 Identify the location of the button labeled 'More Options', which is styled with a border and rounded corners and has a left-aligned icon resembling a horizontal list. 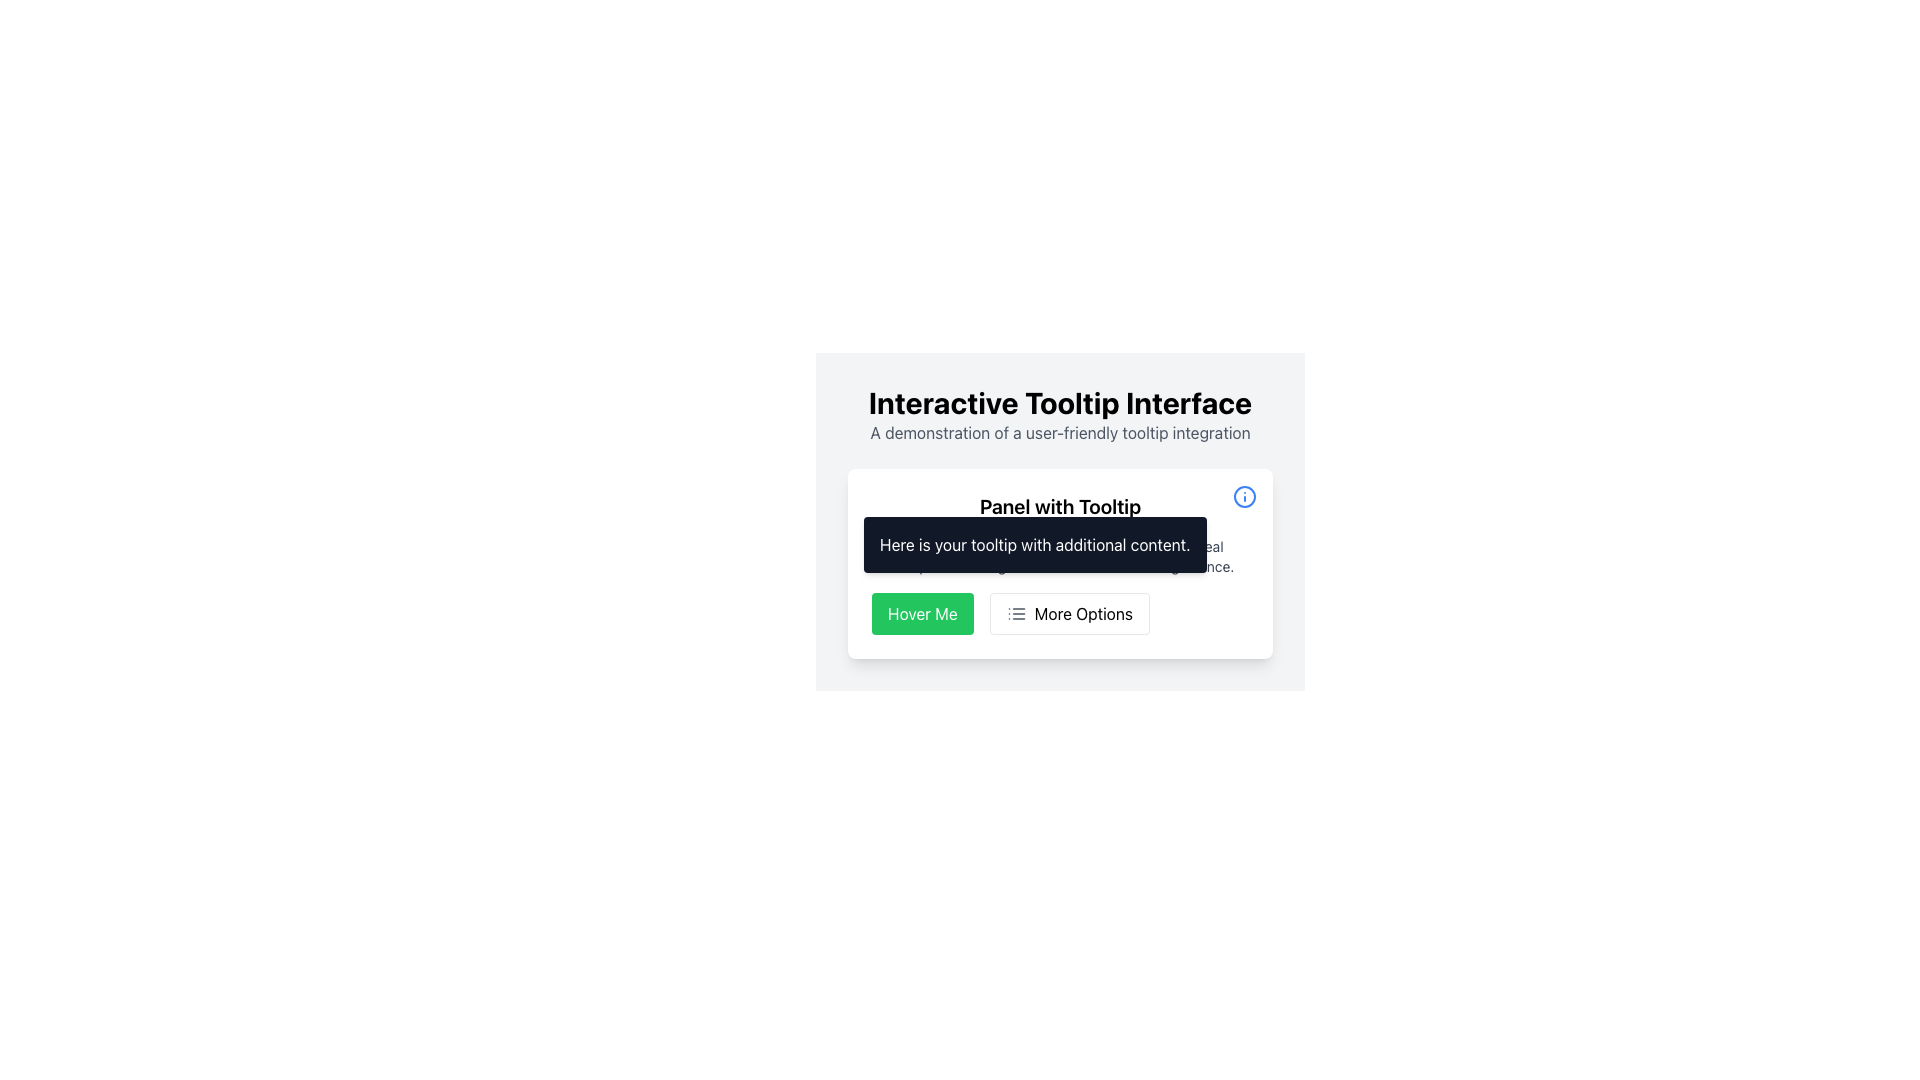
(1068, 612).